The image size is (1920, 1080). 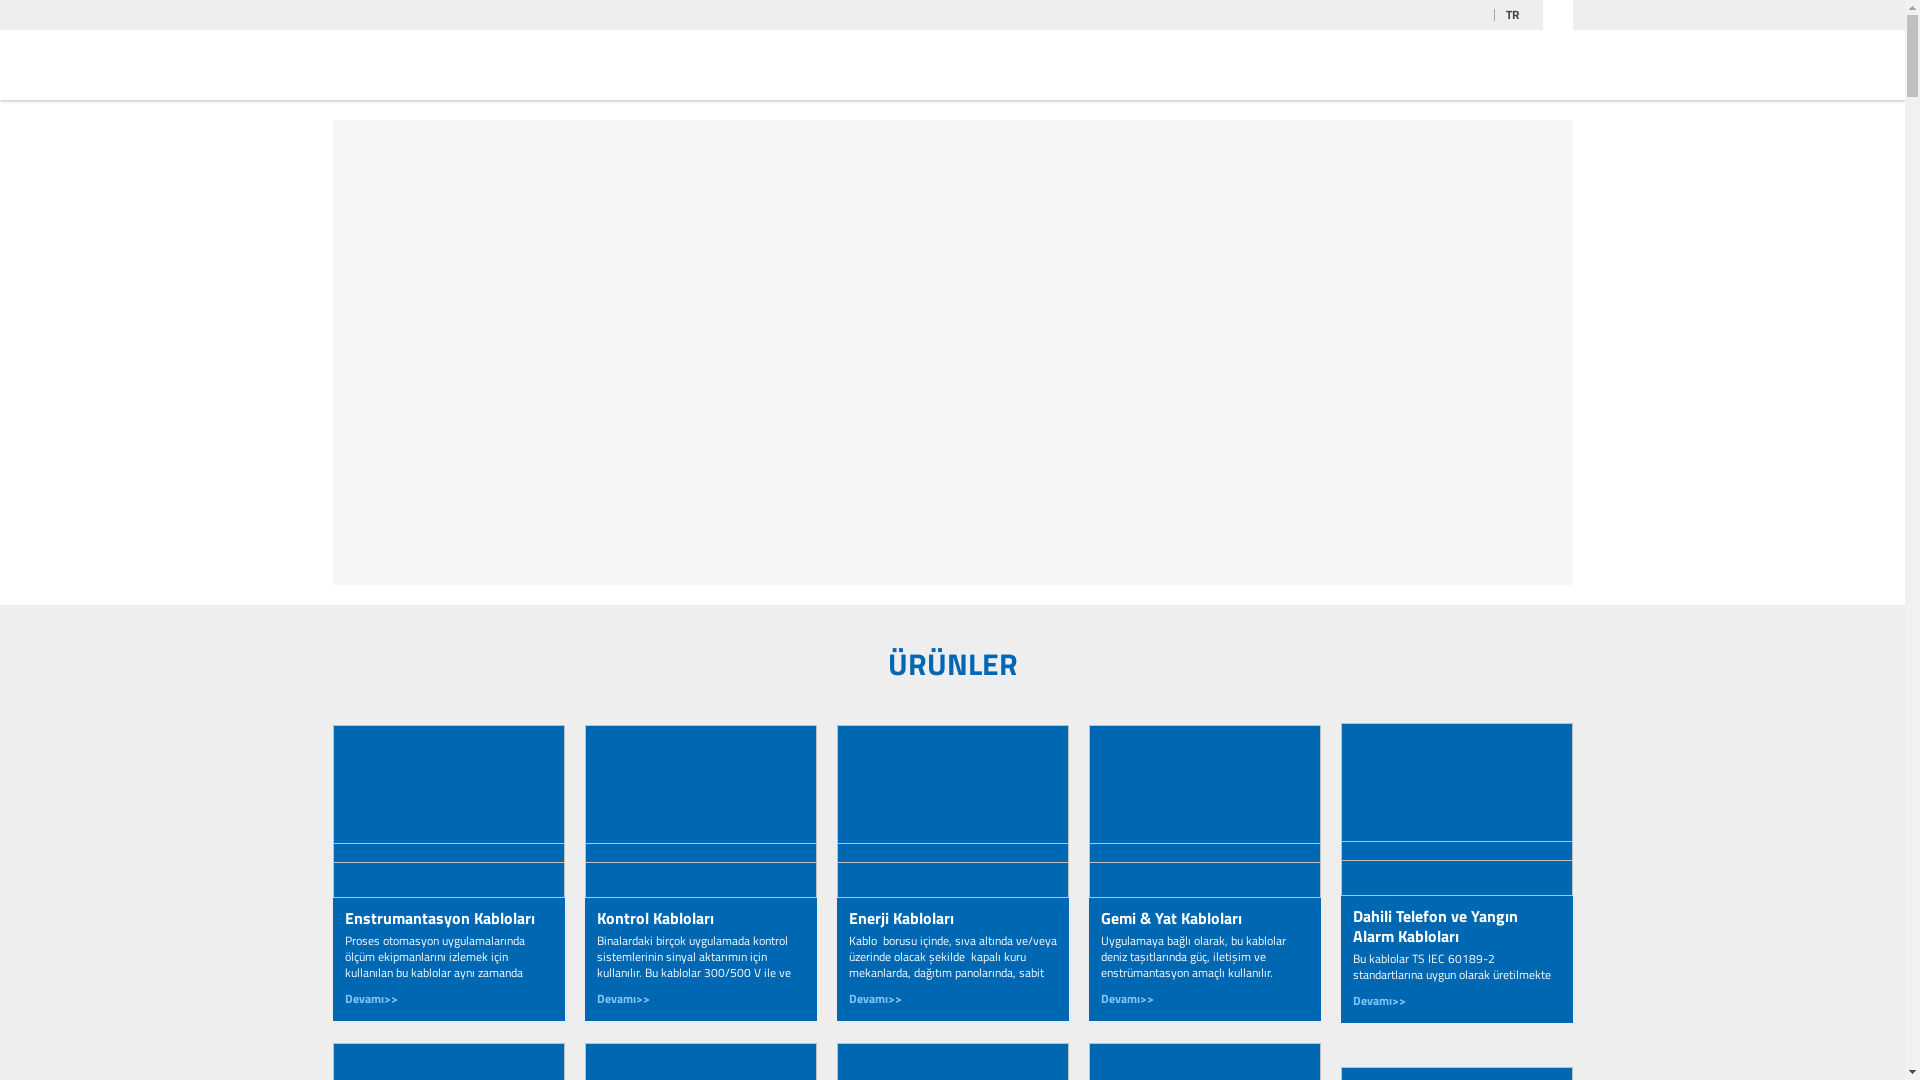 I want to click on 'TR', so click(x=1518, y=15).